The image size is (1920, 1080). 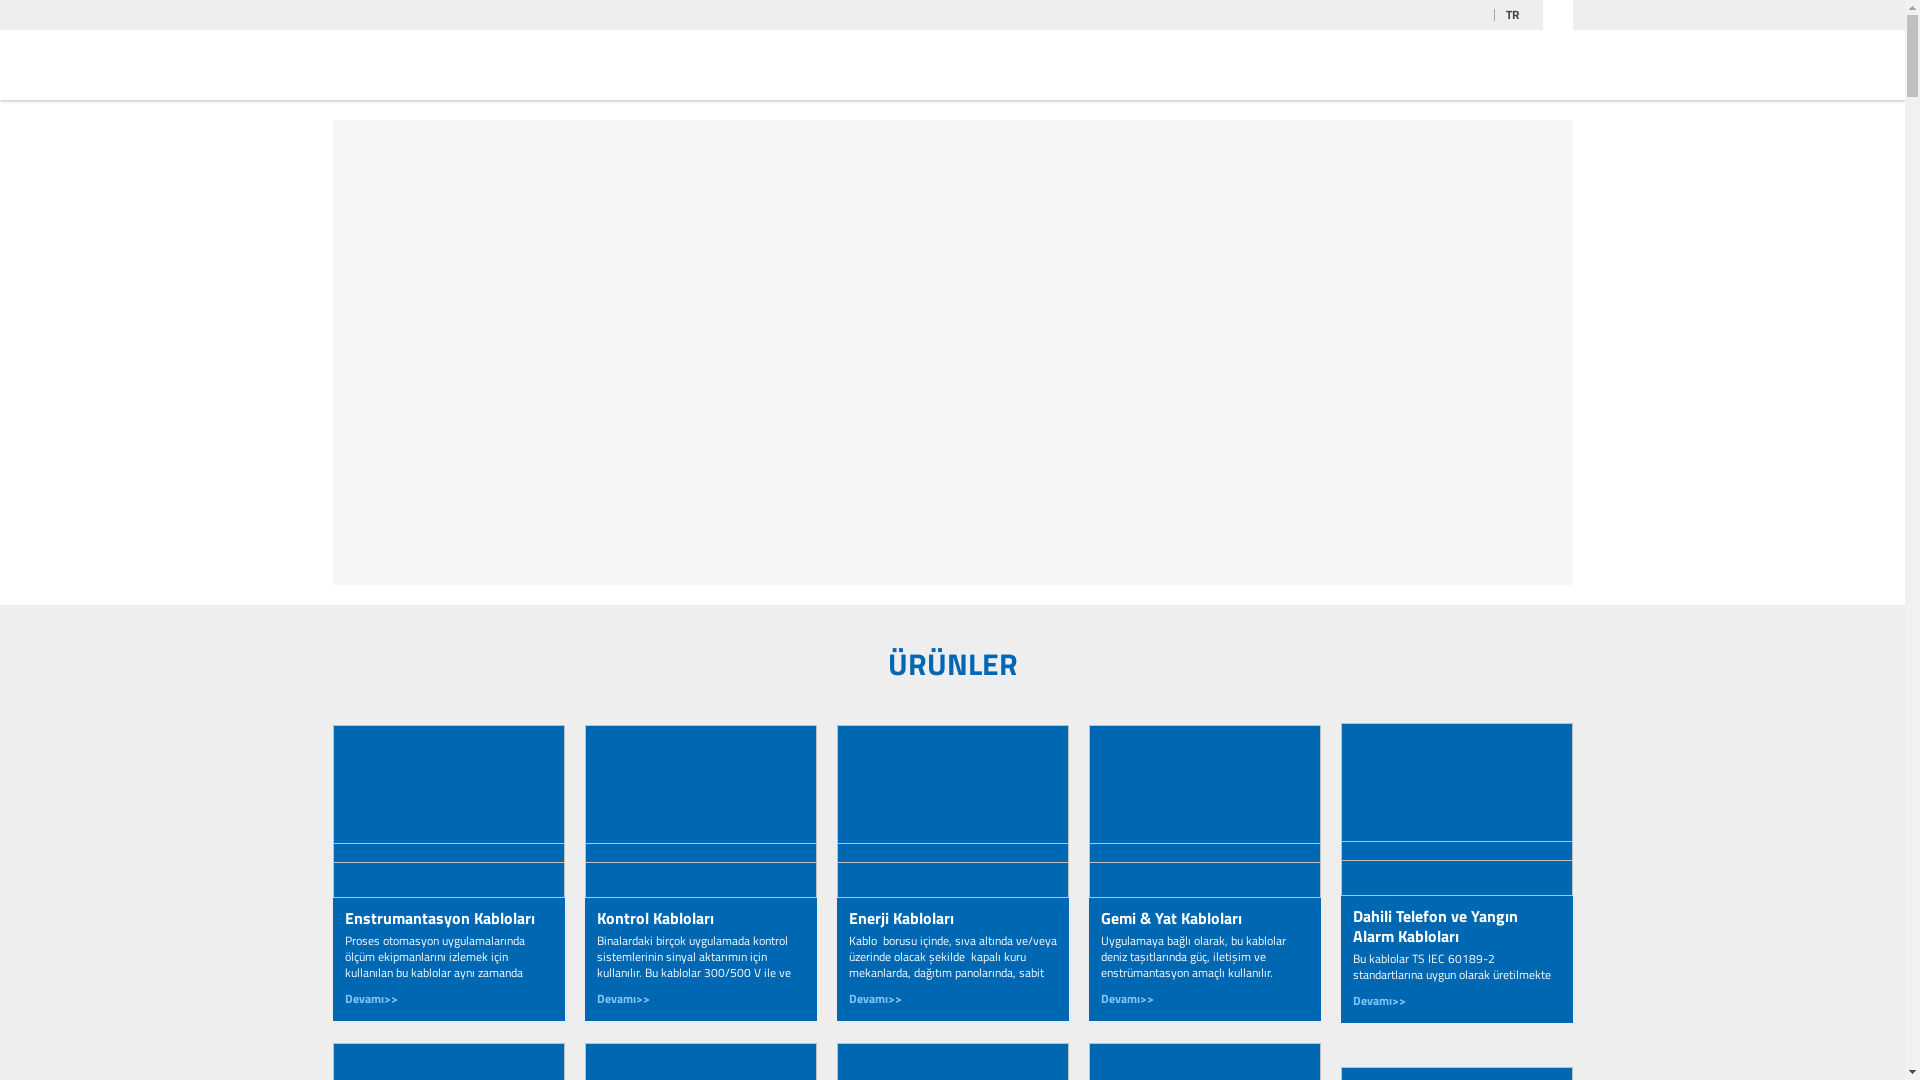 I want to click on 'TR', so click(x=1518, y=15).